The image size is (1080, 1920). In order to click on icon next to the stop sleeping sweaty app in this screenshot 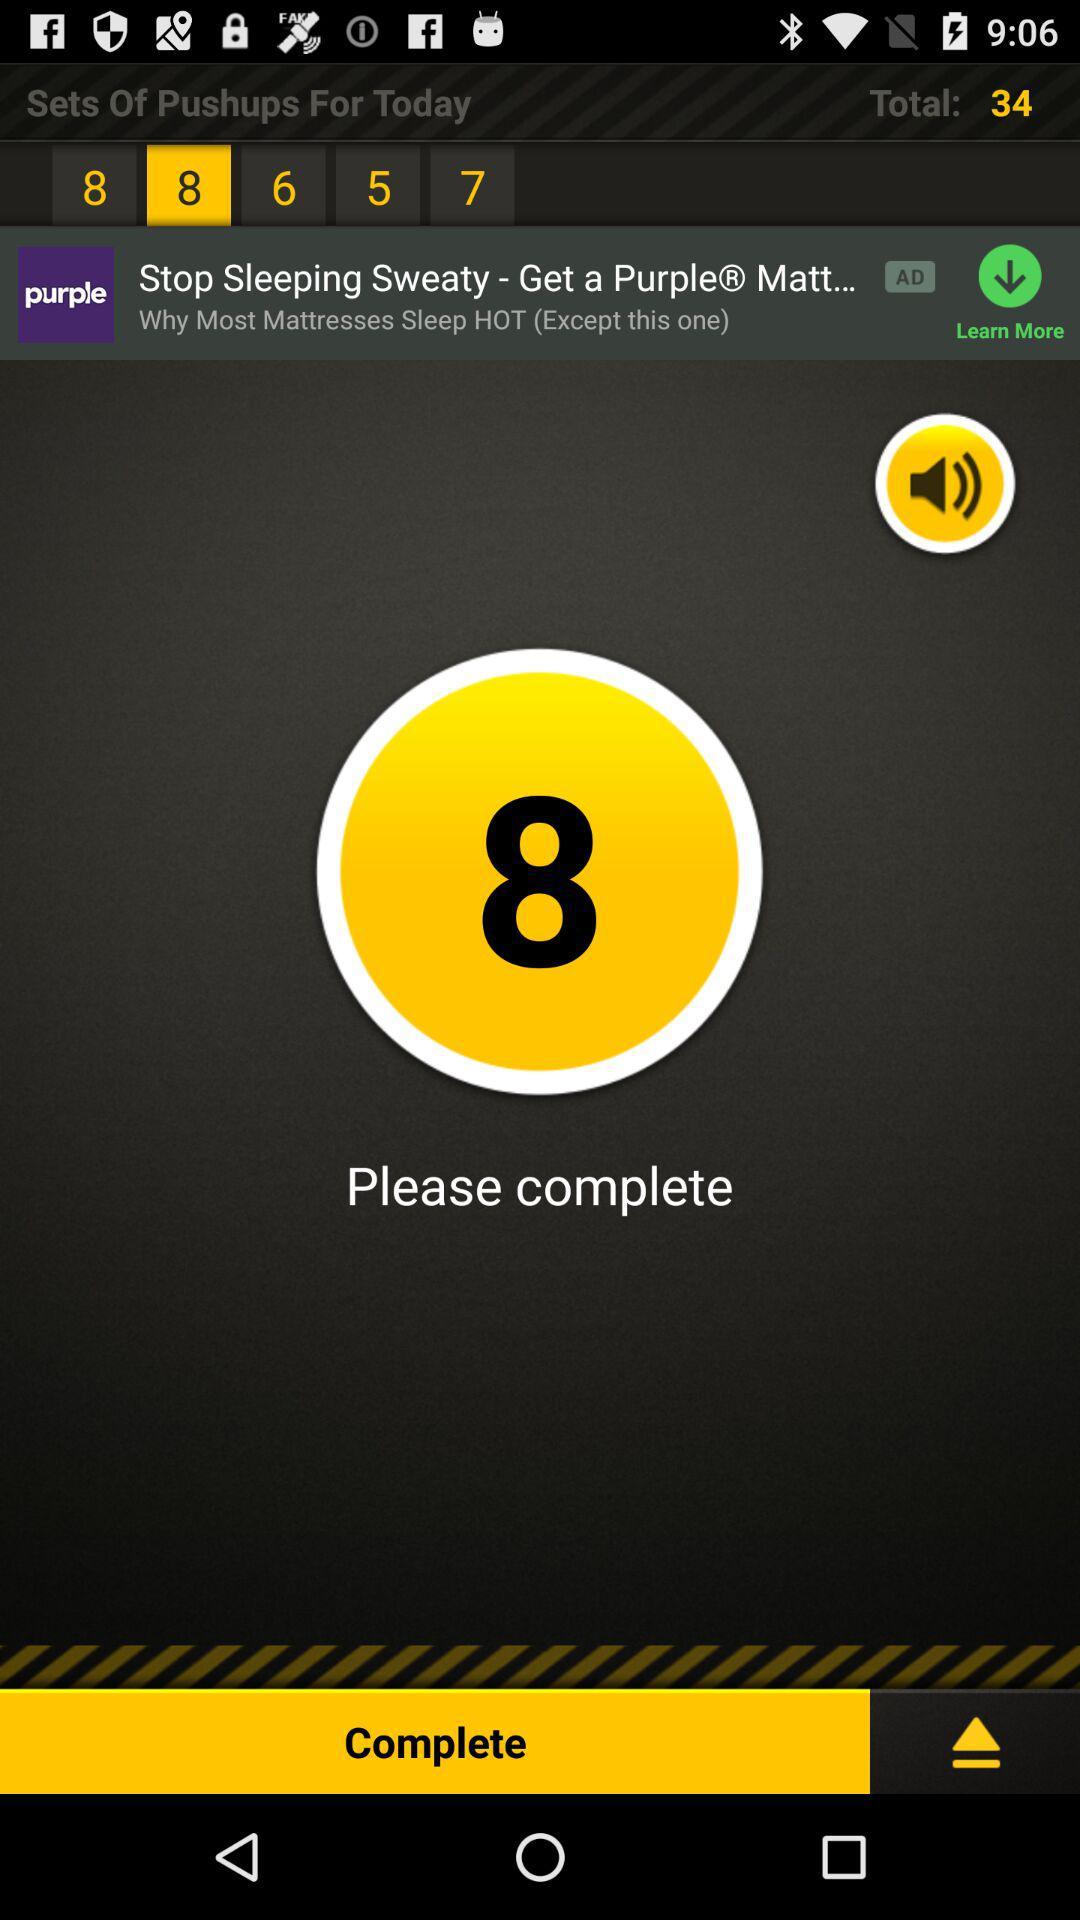, I will do `click(64, 293)`.